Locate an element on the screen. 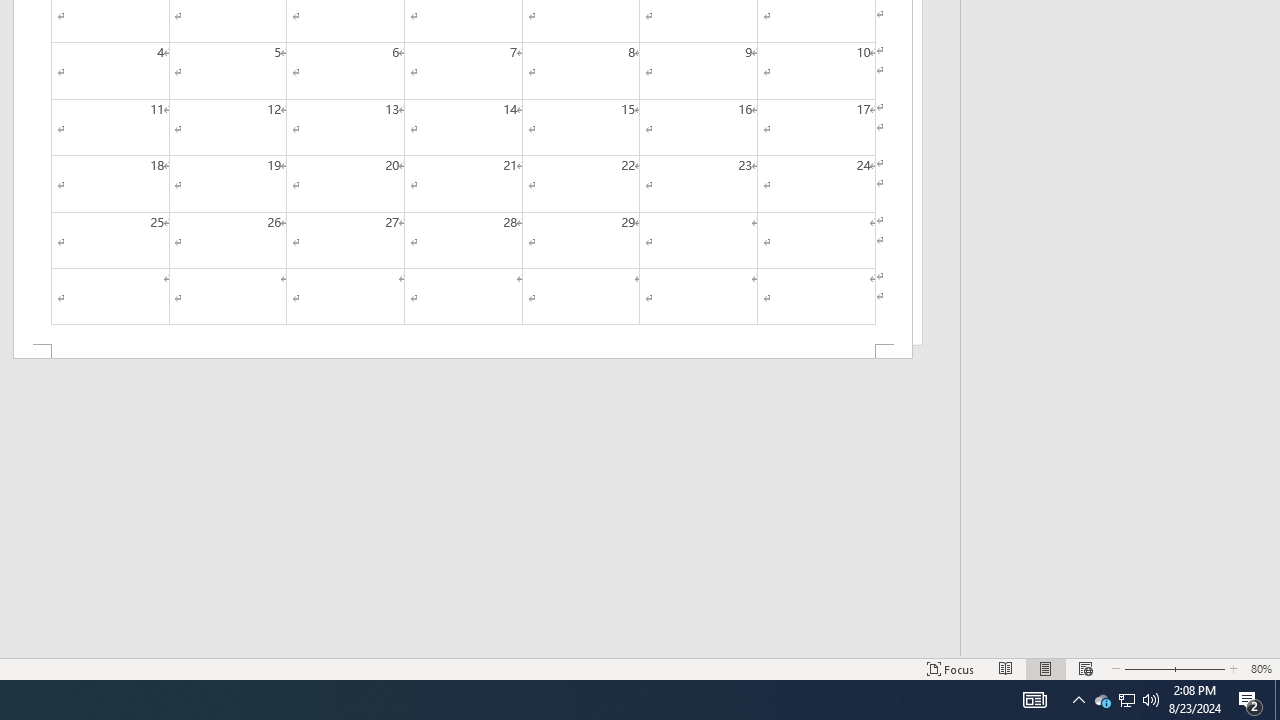 The width and height of the screenshot is (1280, 720). 'Focus ' is located at coordinates (950, 669).